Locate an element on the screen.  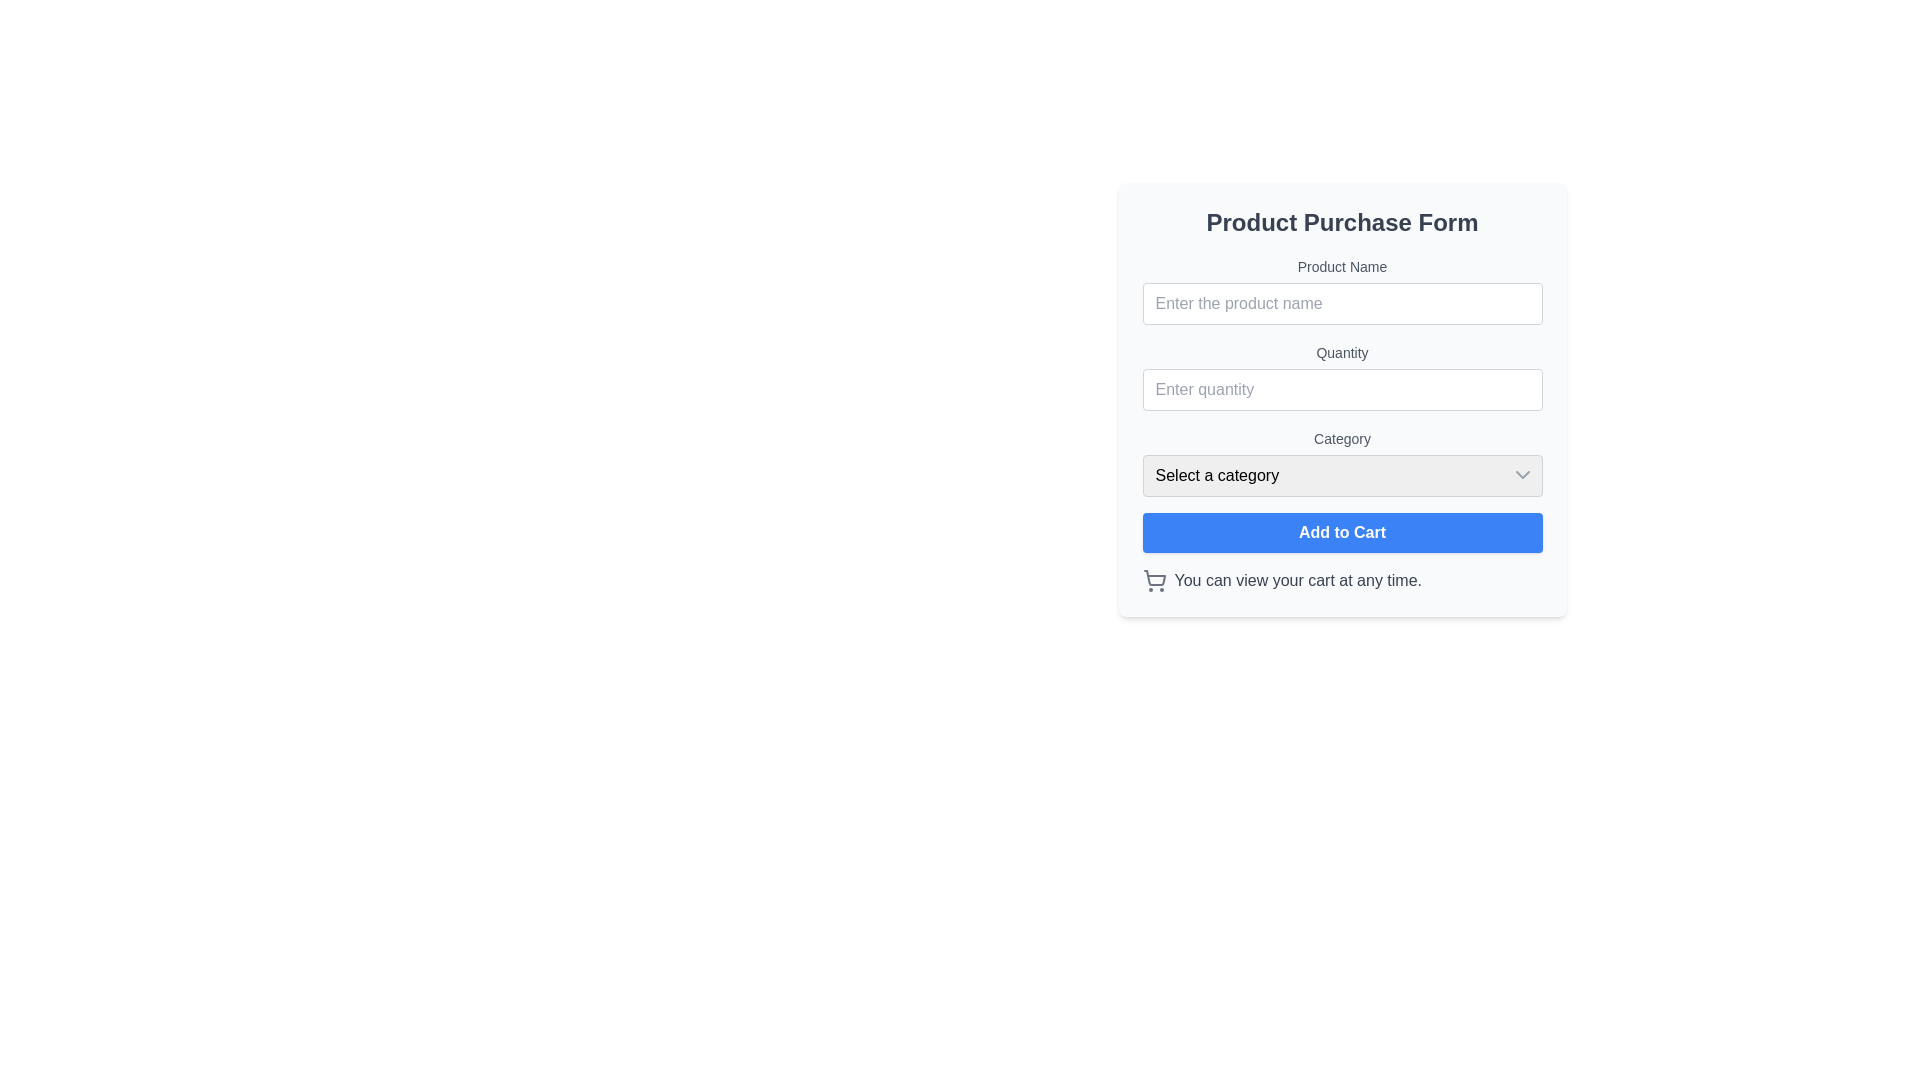
the dropdown indicator icon (an SVG arrow pointing downward, light gray color) located in the upper-right corner of the 'Category' input box is located at coordinates (1521, 474).